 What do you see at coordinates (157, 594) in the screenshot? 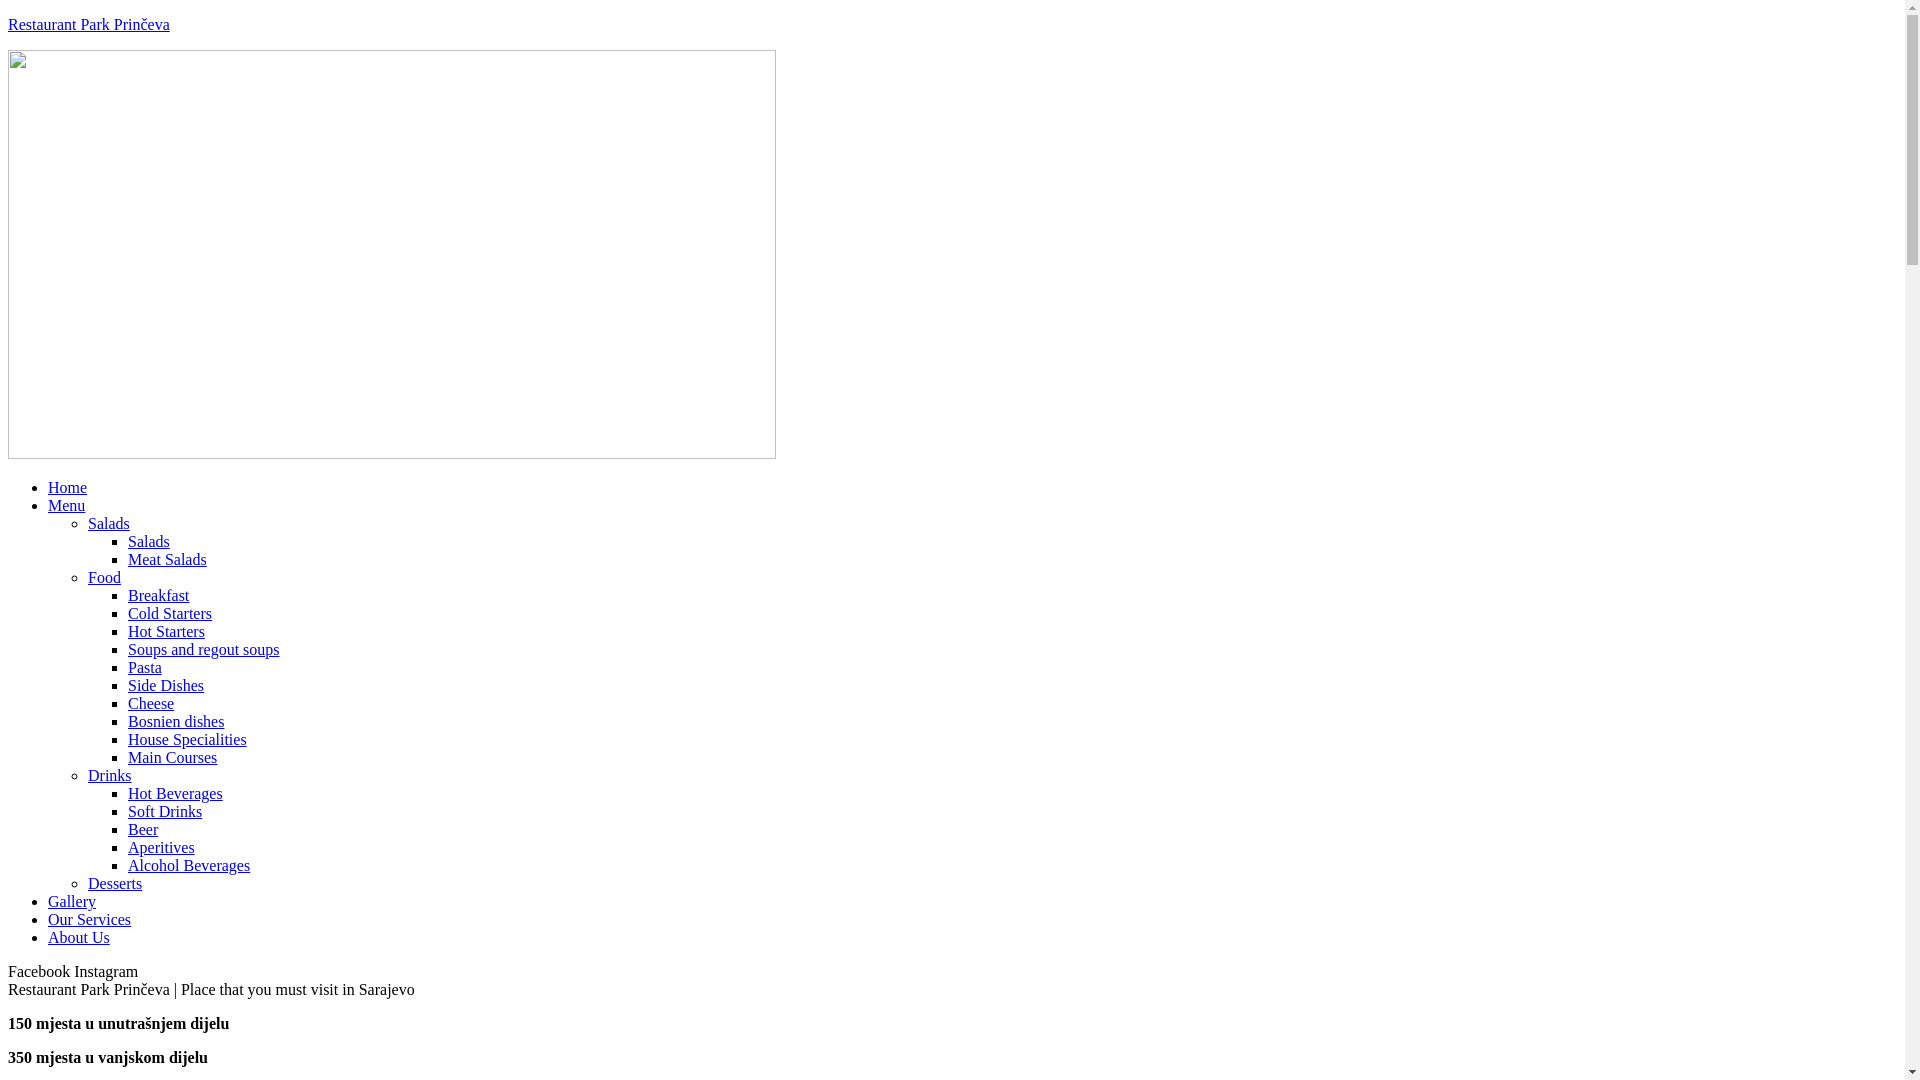
I see `'Breakfast'` at bounding box center [157, 594].